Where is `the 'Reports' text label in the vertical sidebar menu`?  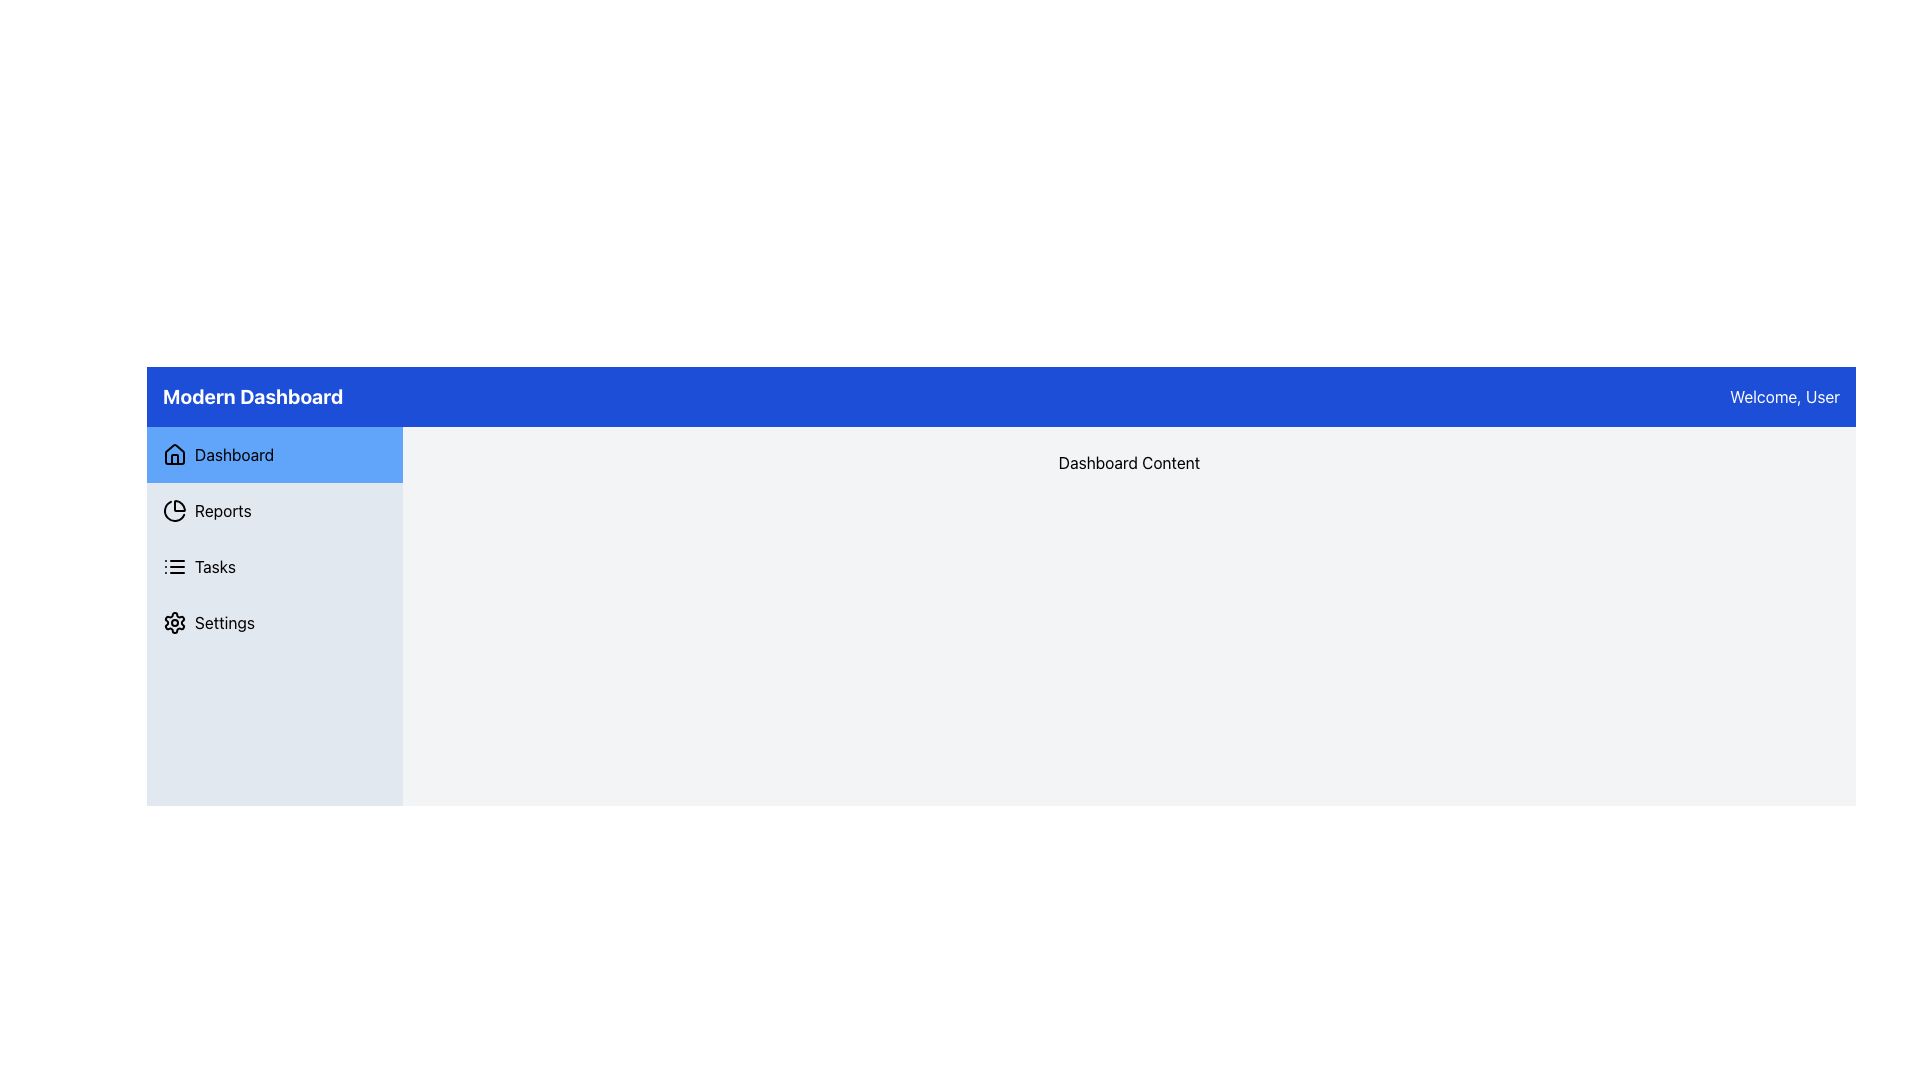
the 'Reports' text label in the vertical sidebar menu is located at coordinates (223, 509).